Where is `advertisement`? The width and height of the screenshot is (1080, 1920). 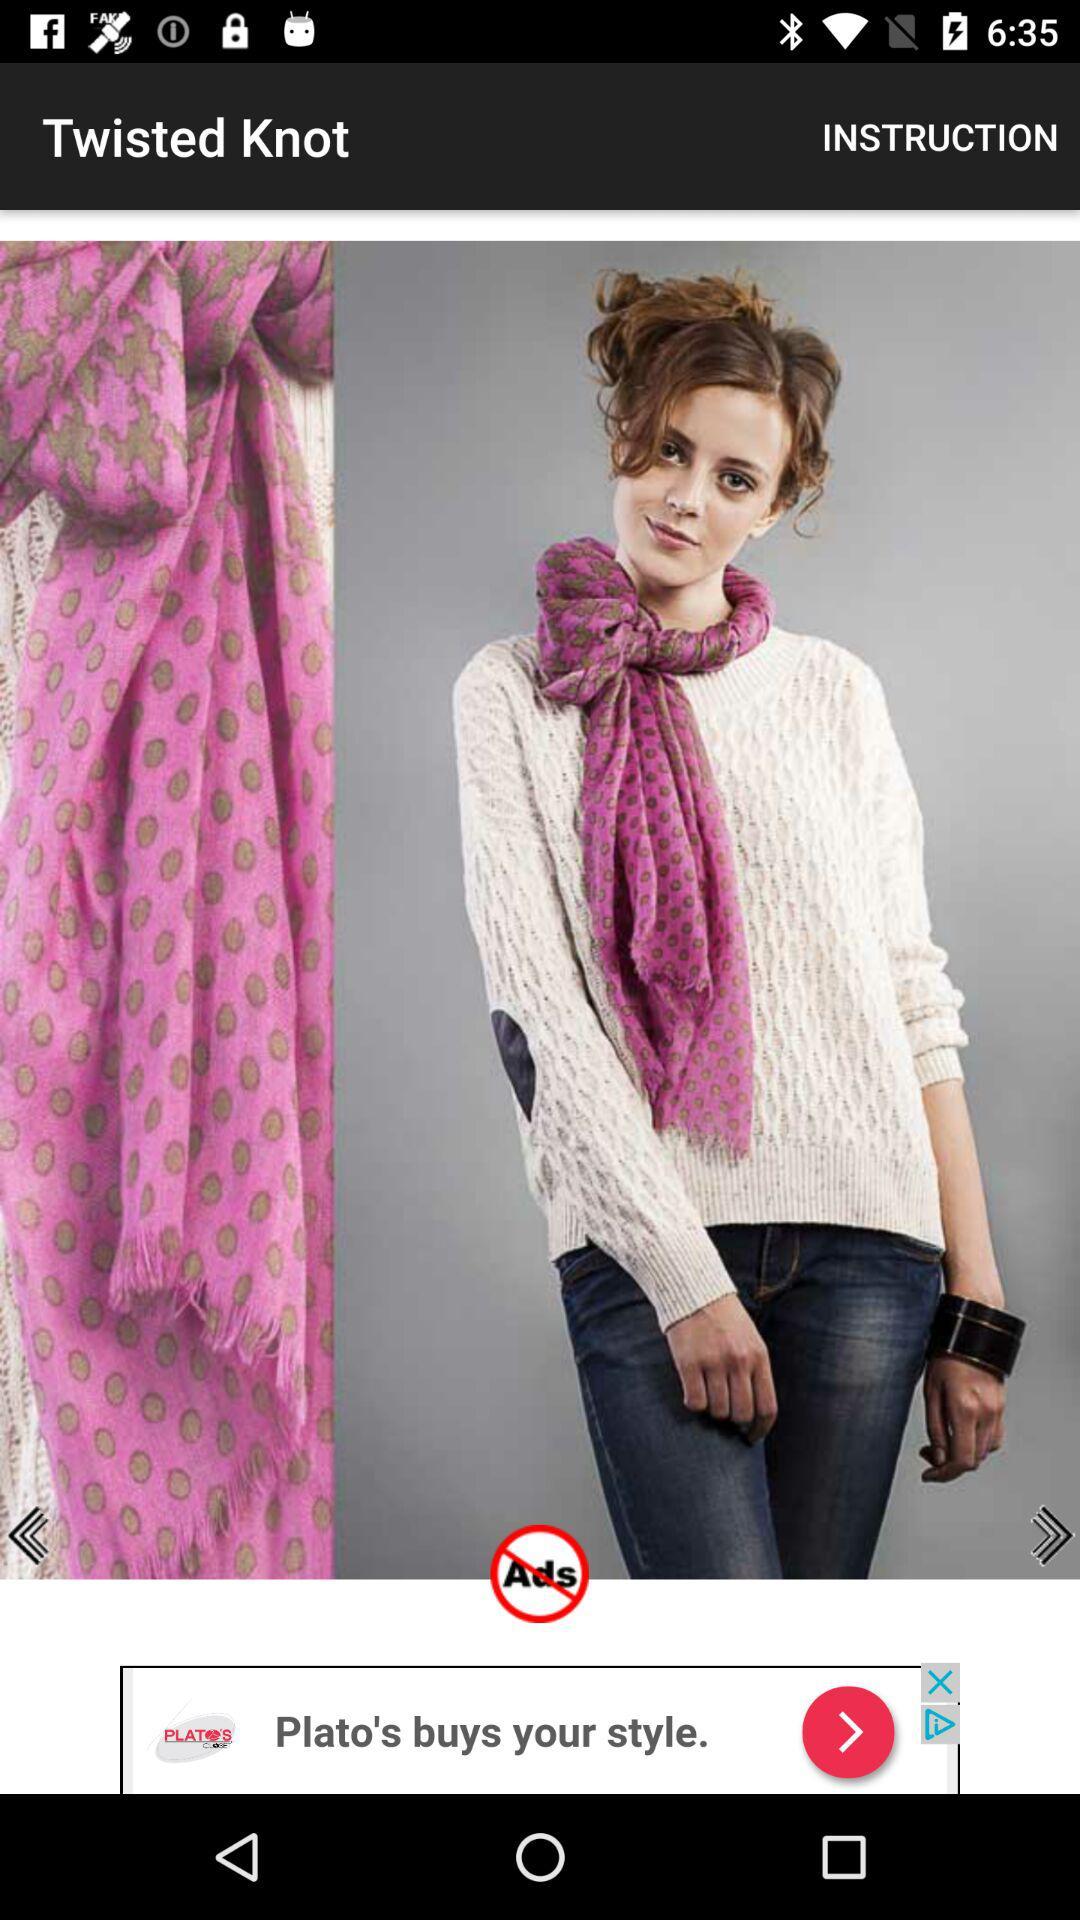 advertisement is located at coordinates (540, 1727).